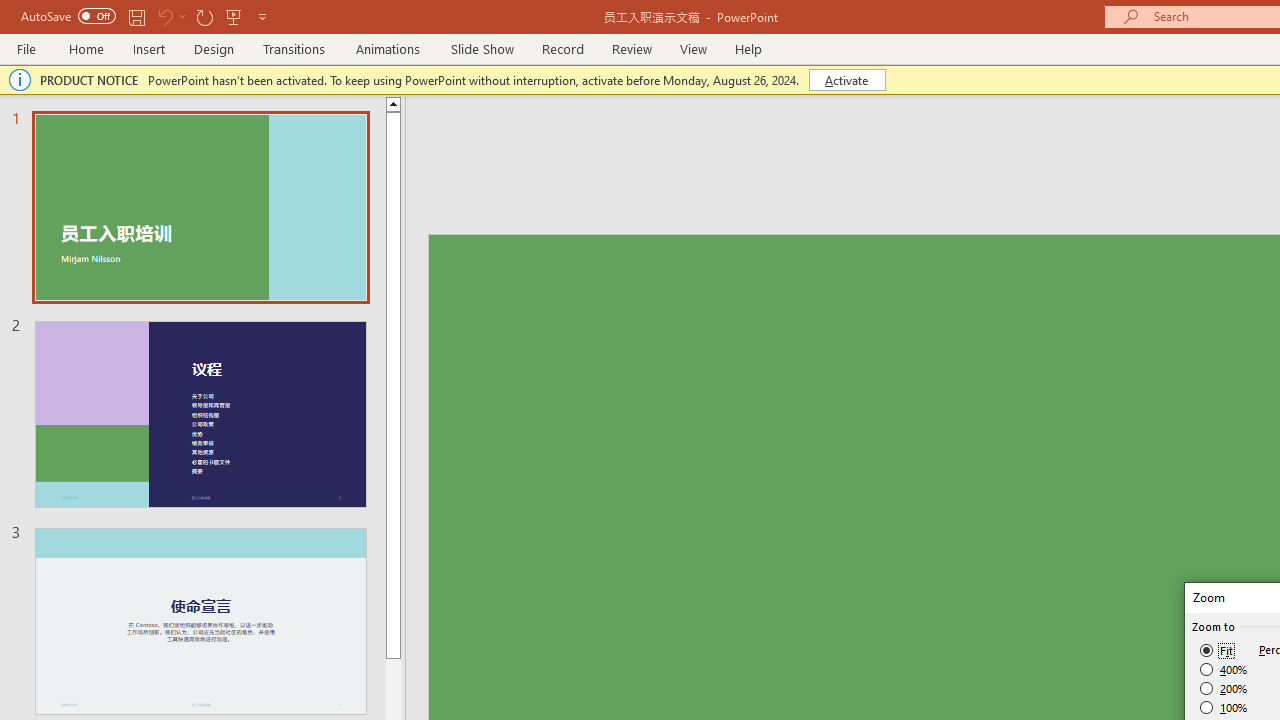 This screenshot has height=720, width=1280. I want to click on 'Home', so click(85, 48).